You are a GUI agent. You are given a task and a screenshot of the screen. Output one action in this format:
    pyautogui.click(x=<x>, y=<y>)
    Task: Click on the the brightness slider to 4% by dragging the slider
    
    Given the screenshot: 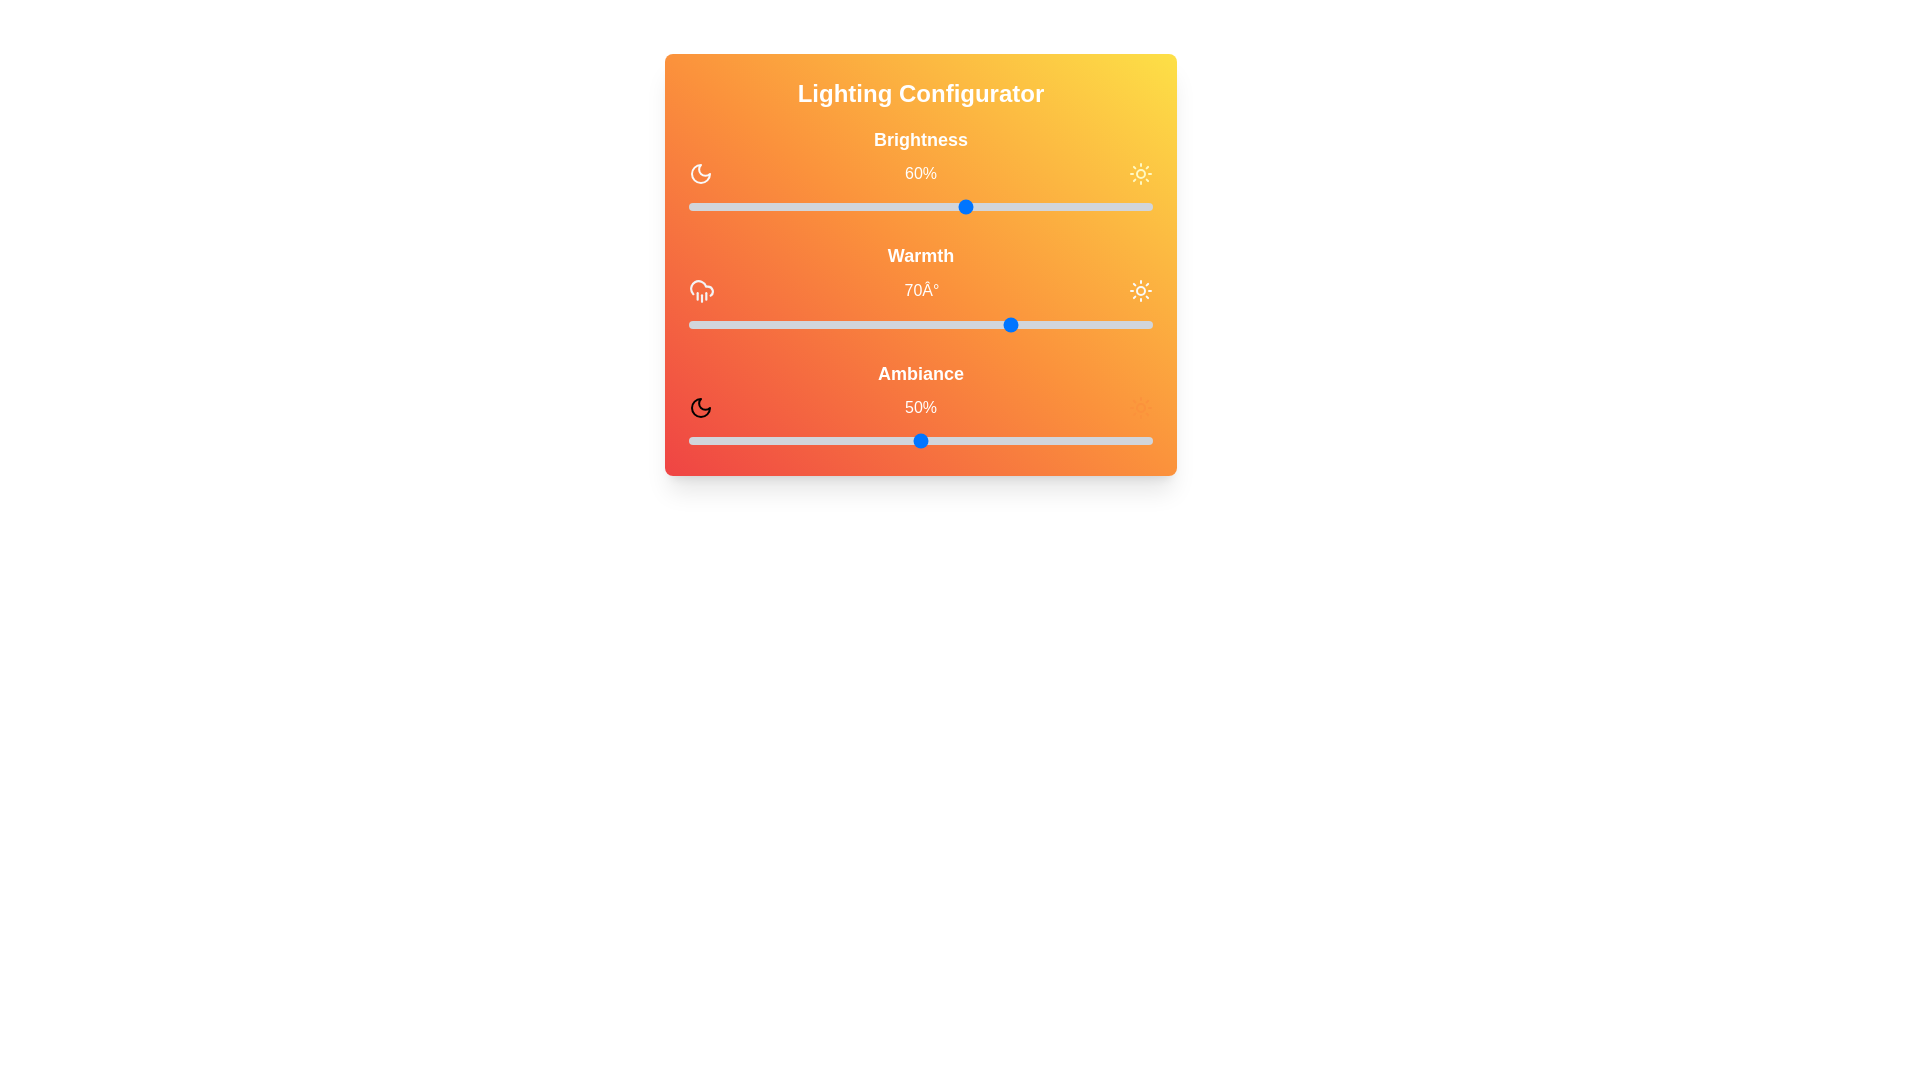 What is the action you would take?
    pyautogui.click(x=707, y=207)
    